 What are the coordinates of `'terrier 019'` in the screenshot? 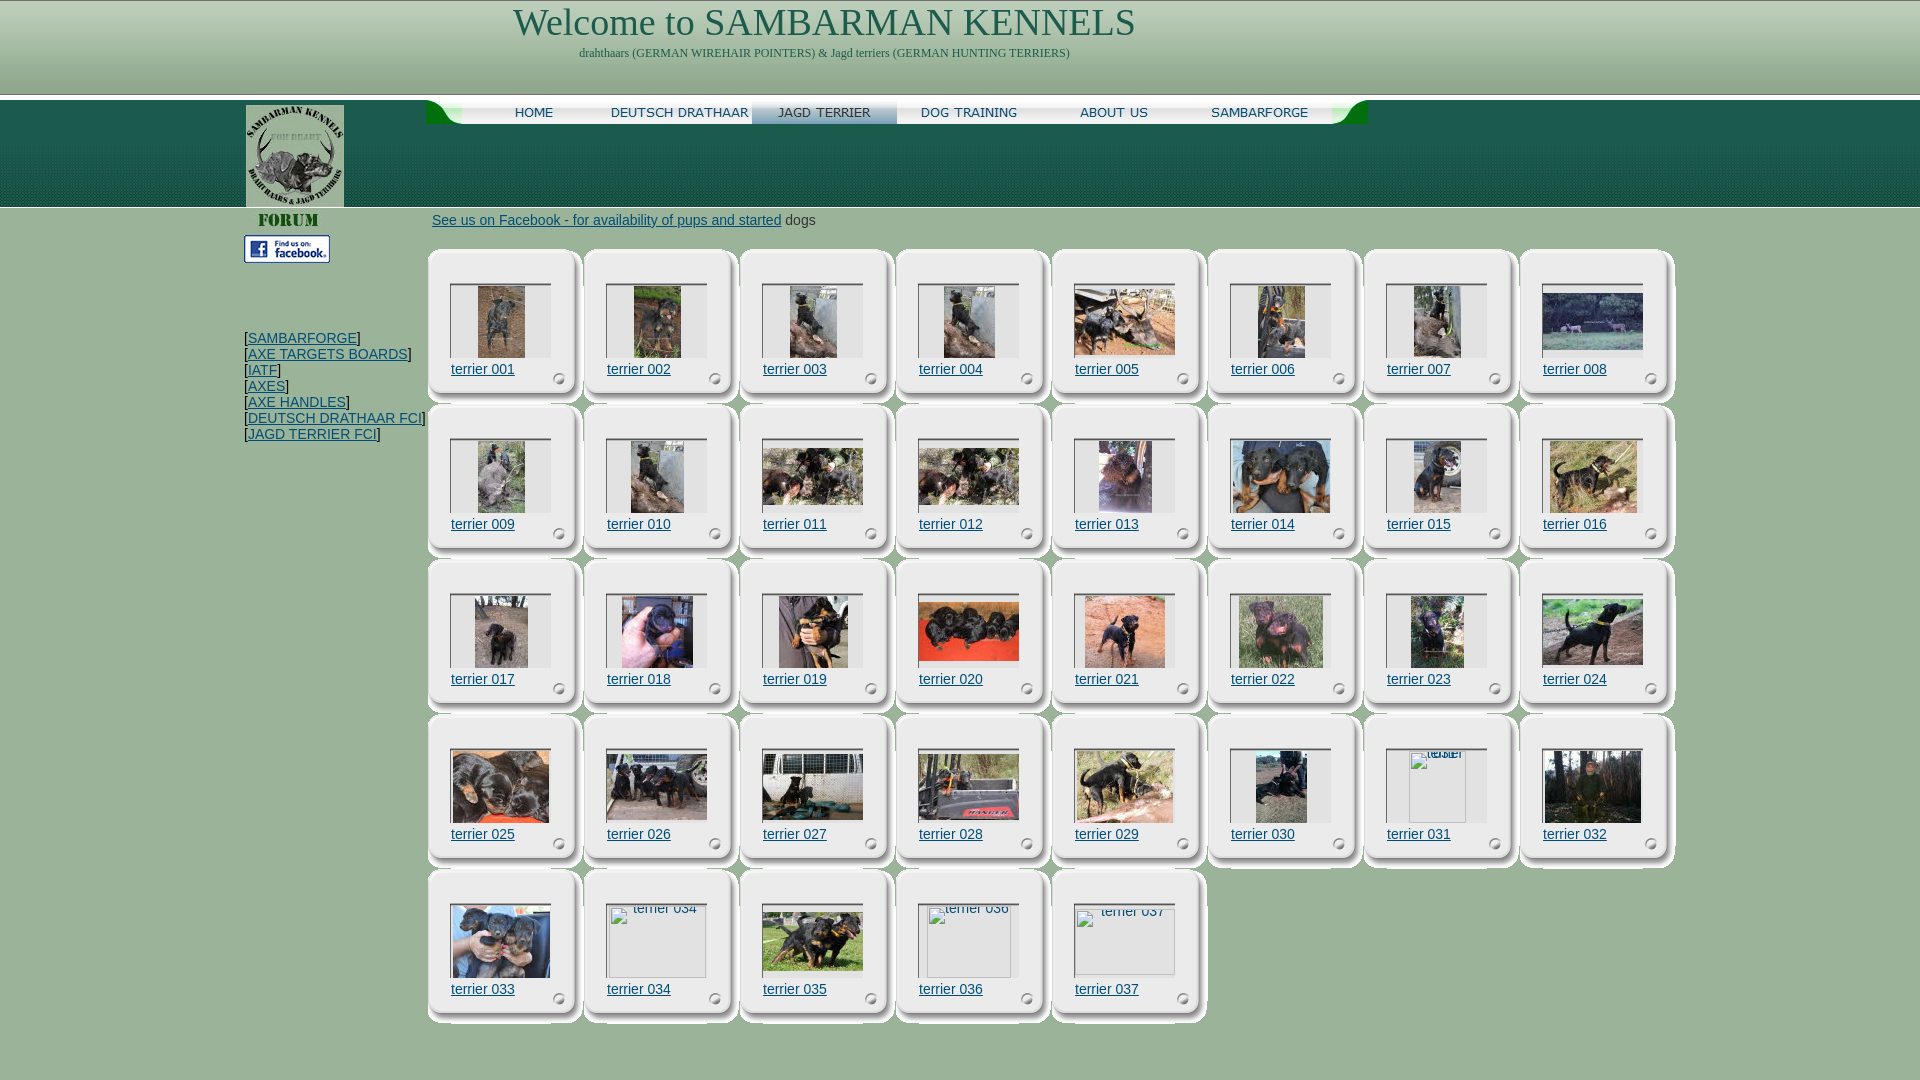 It's located at (812, 632).